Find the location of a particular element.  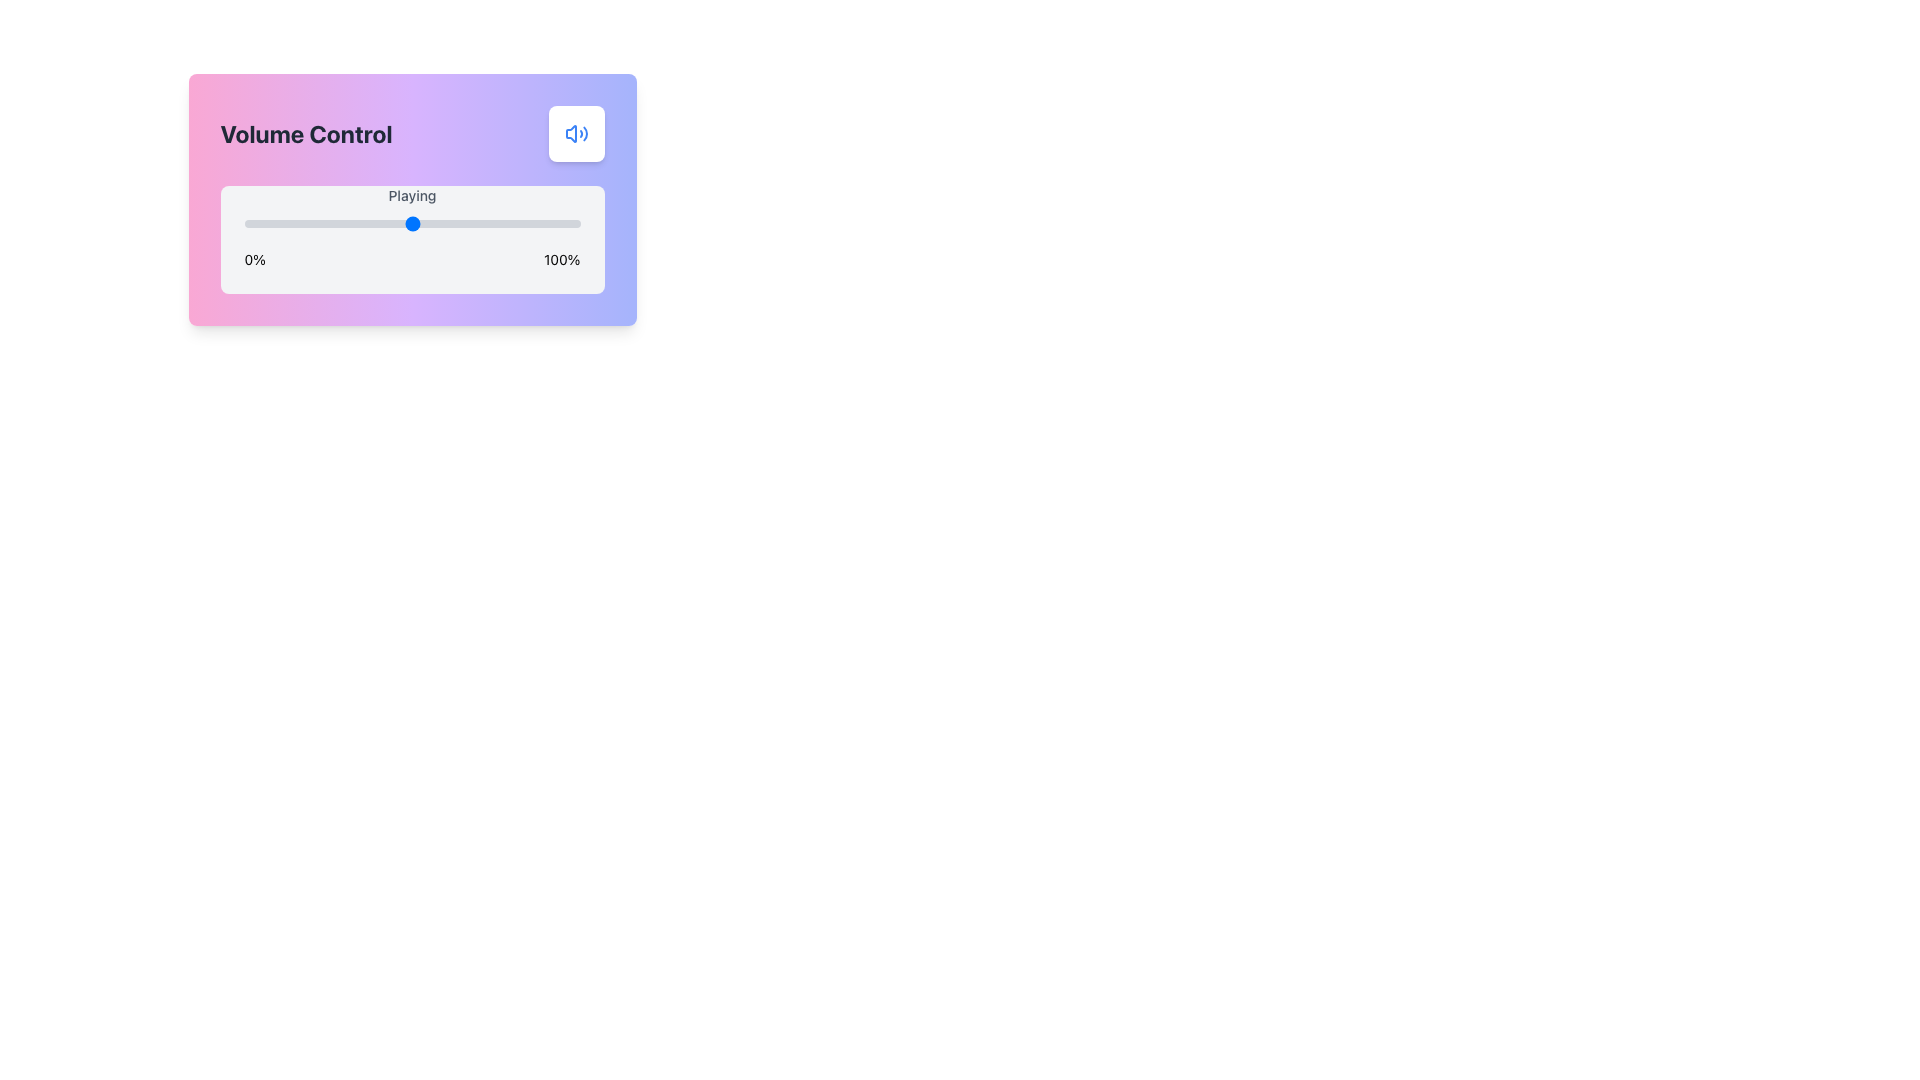

the blue speaker icon with sound waves located at the top right corner of the volume control interface card is located at coordinates (575, 134).